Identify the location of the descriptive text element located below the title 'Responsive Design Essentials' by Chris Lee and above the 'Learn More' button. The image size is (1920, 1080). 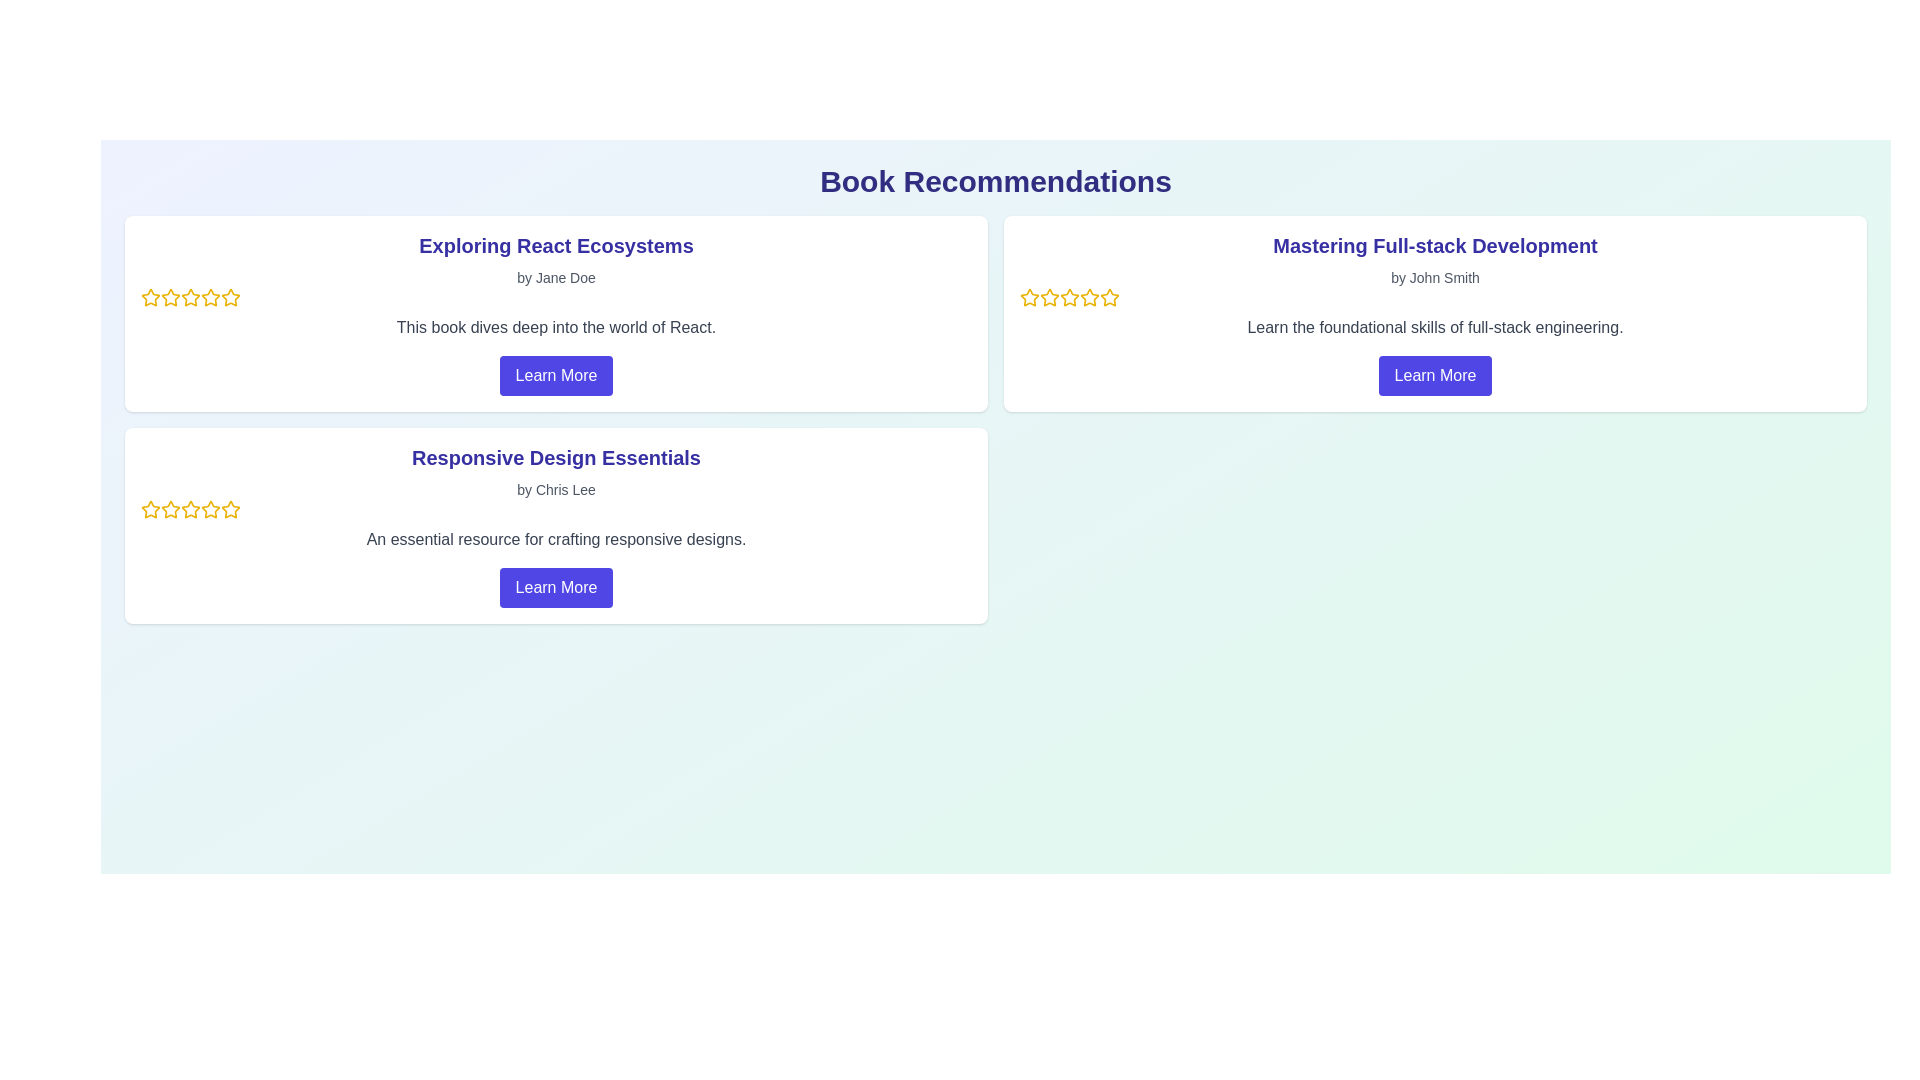
(556, 540).